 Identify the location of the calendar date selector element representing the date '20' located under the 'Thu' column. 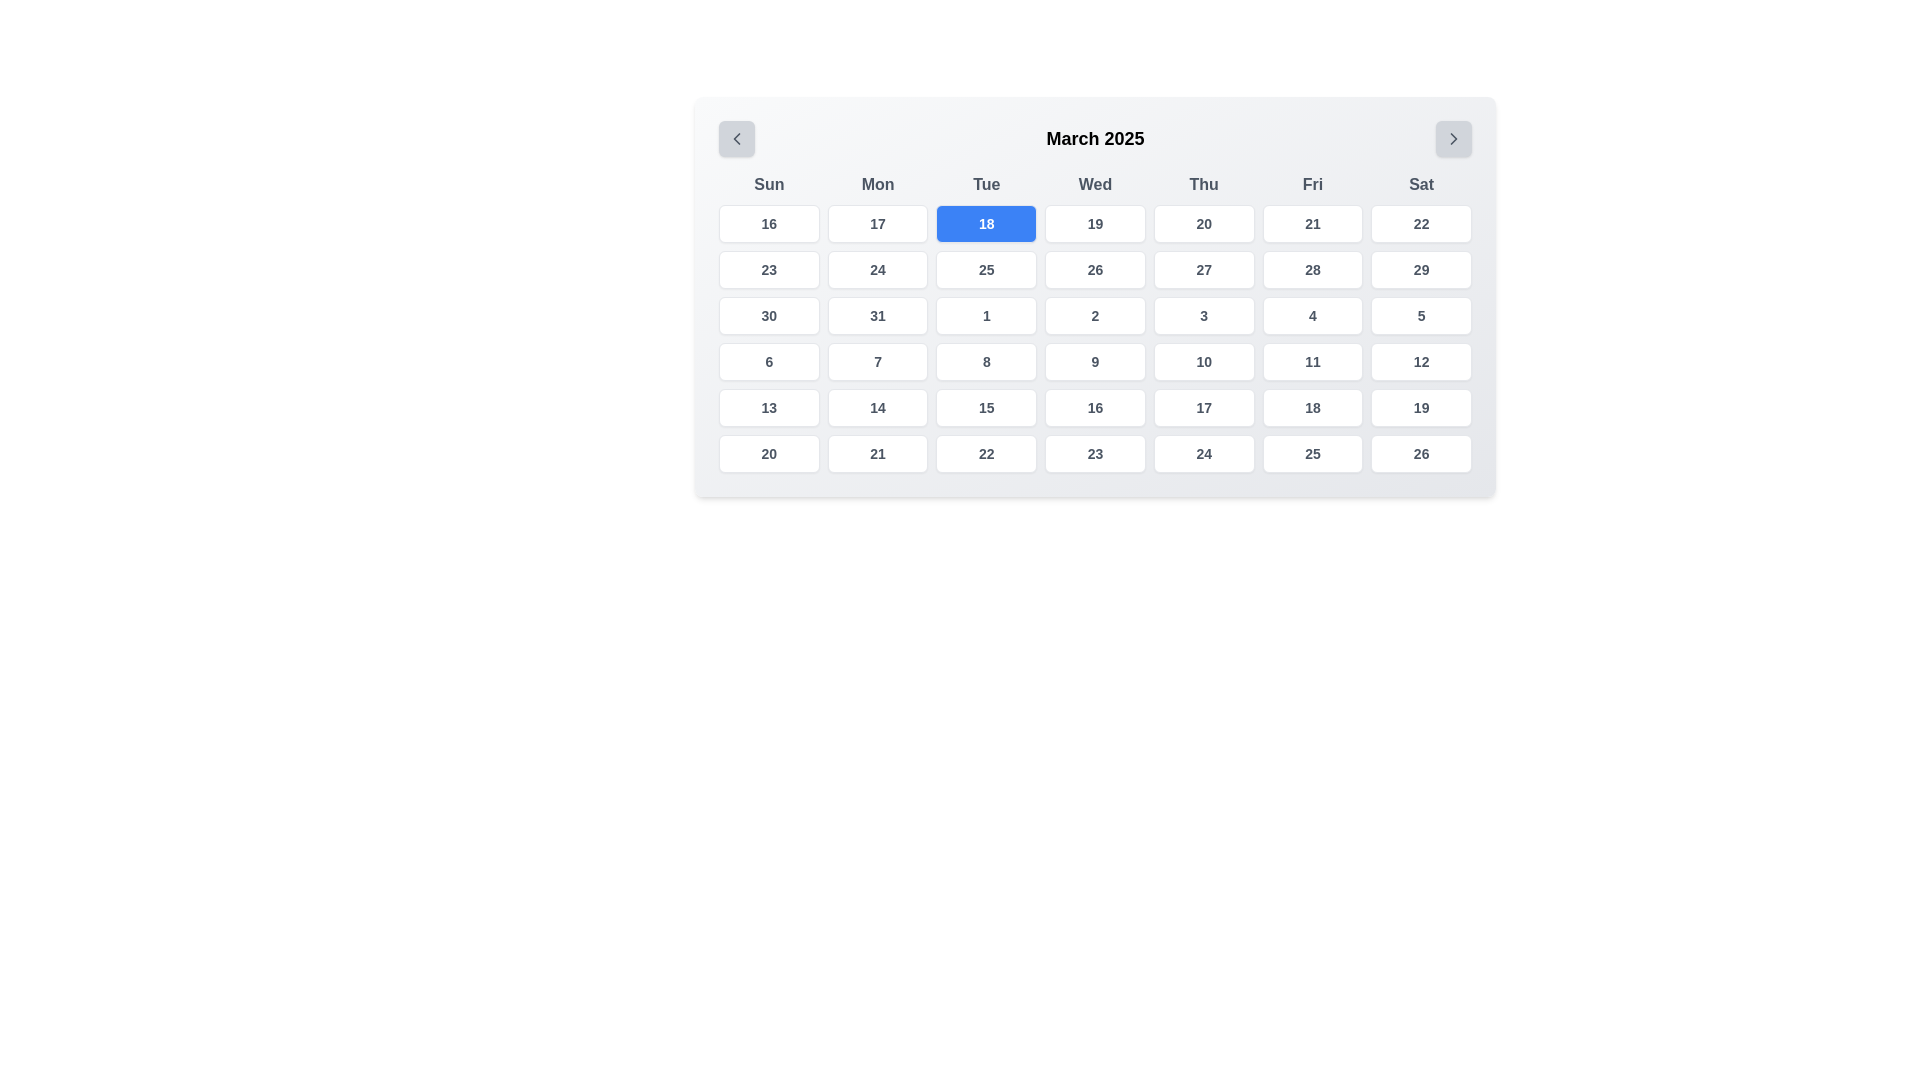
(1203, 223).